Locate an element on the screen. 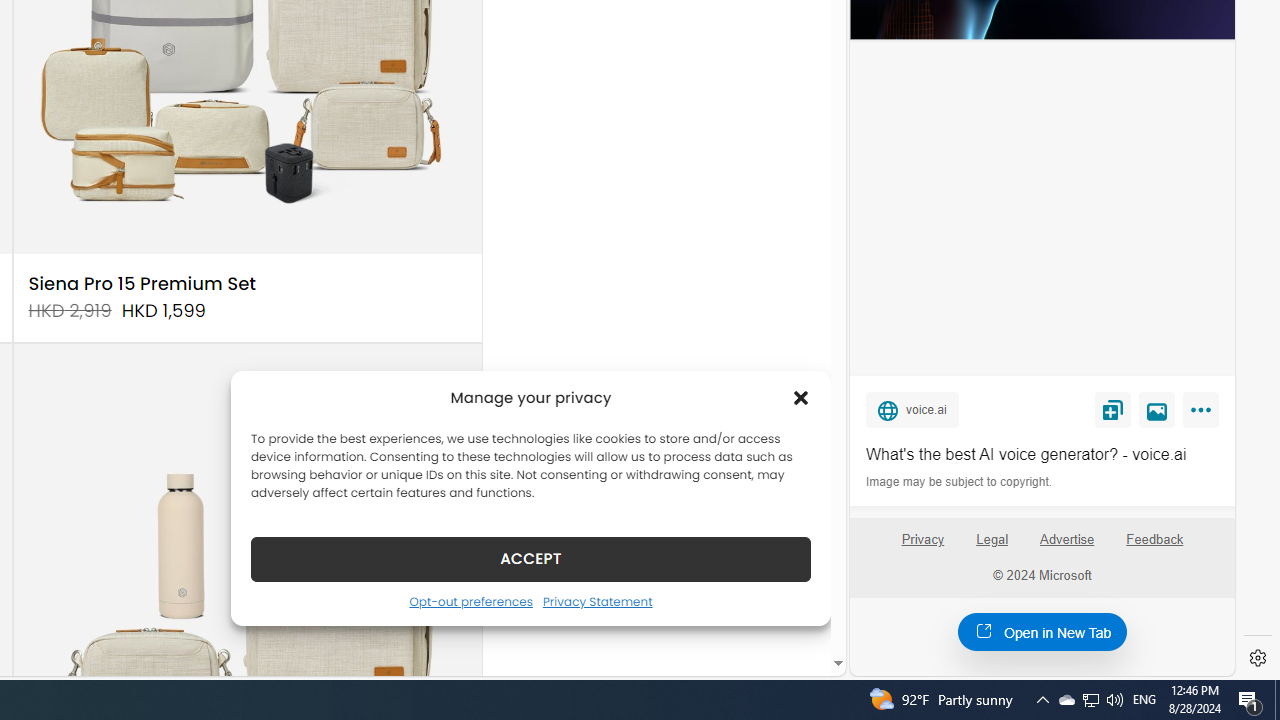  'voice.ai' is located at coordinates (911, 408).